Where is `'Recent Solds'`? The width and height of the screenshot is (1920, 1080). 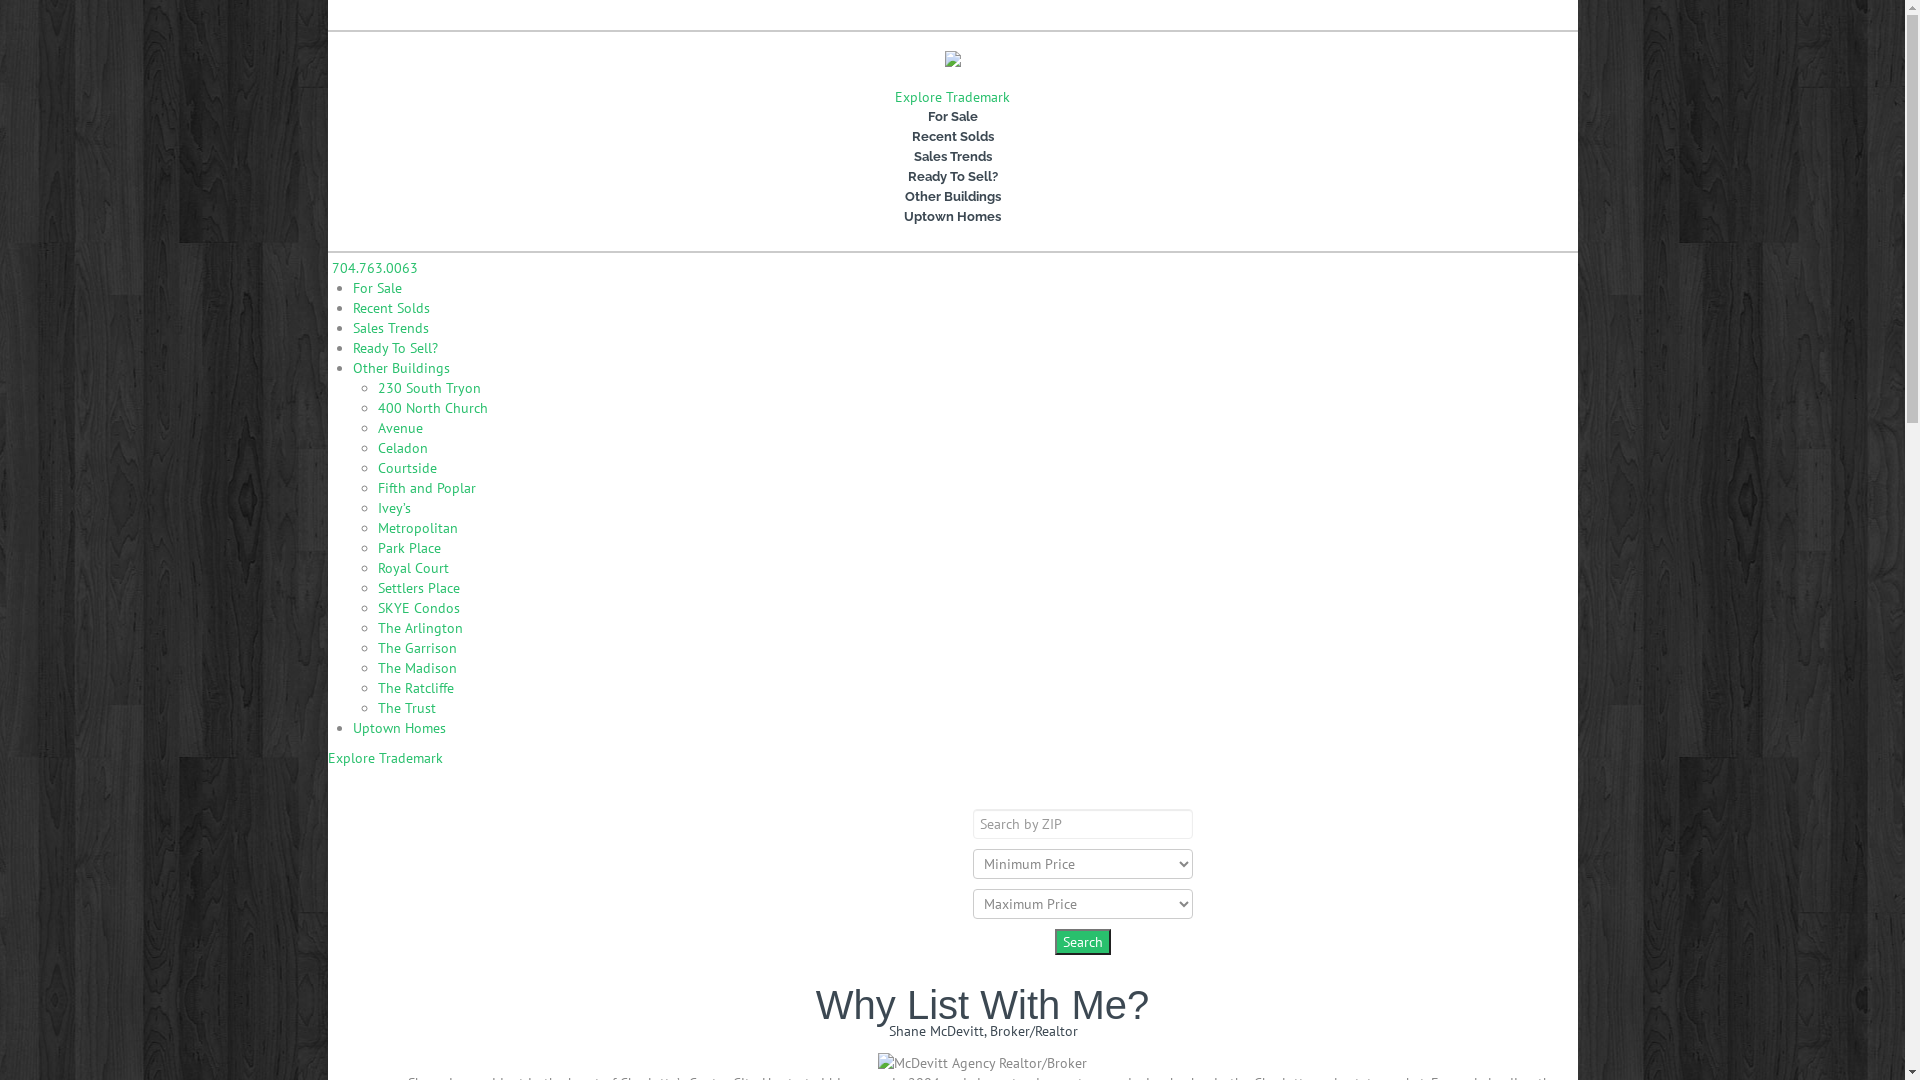
'Recent Solds' is located at coordinates (952, 136).